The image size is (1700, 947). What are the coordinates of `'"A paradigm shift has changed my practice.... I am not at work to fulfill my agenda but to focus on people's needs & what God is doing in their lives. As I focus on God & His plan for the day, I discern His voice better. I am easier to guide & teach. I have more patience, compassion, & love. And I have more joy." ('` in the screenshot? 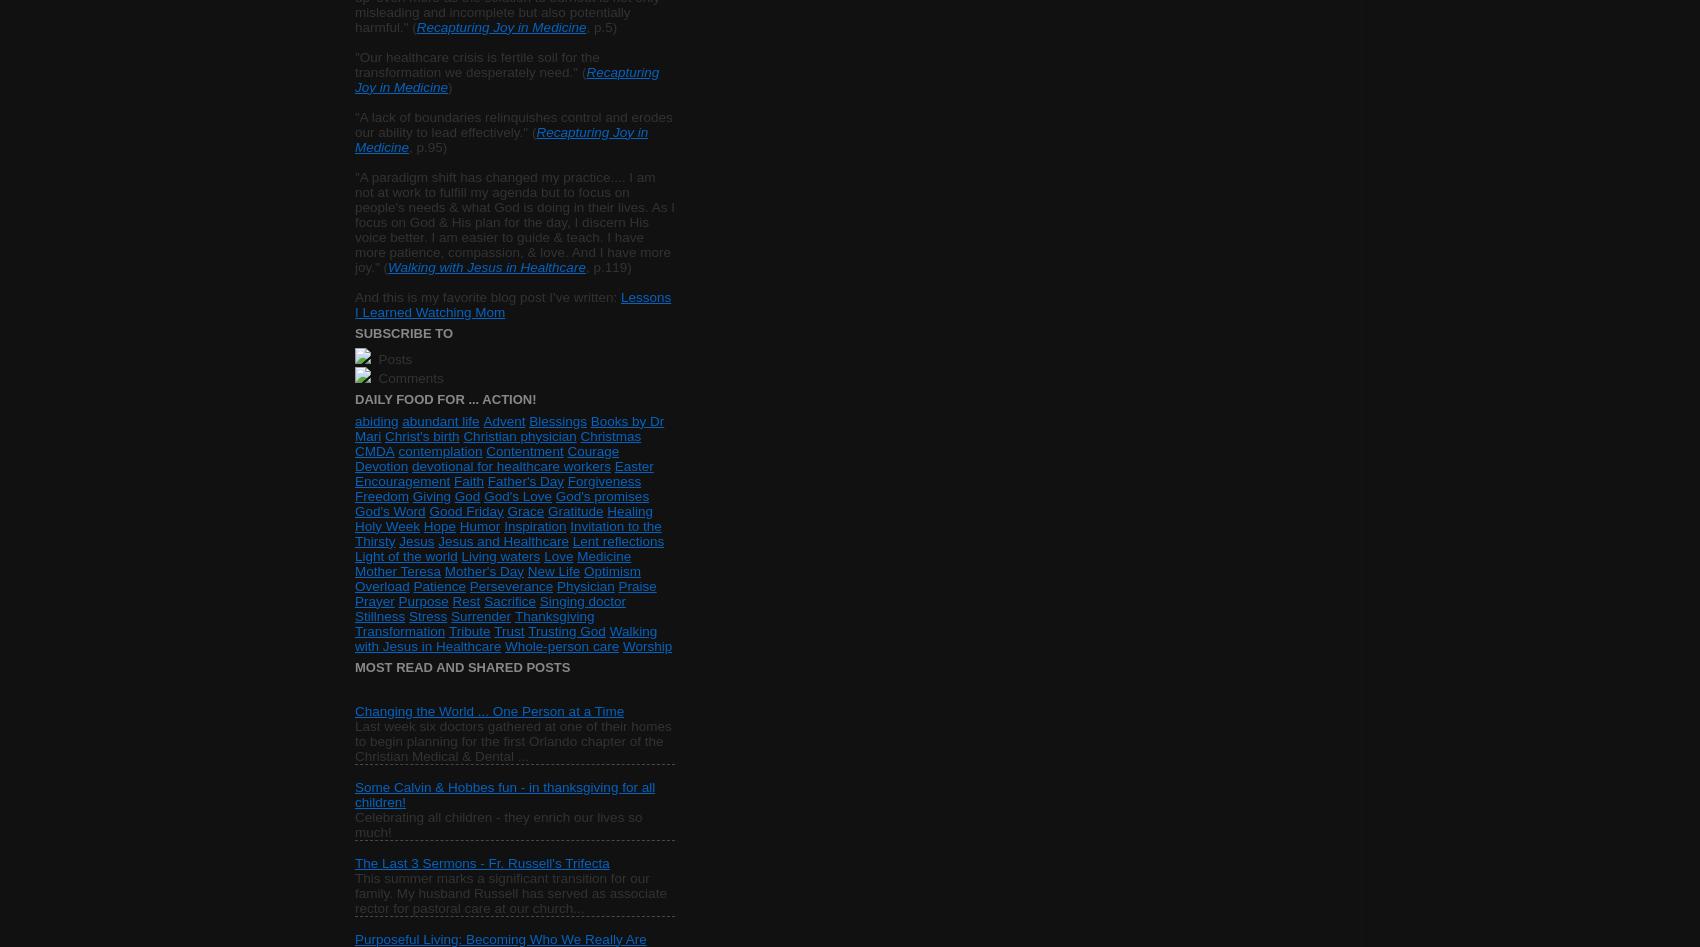 It's located at (353, 221).